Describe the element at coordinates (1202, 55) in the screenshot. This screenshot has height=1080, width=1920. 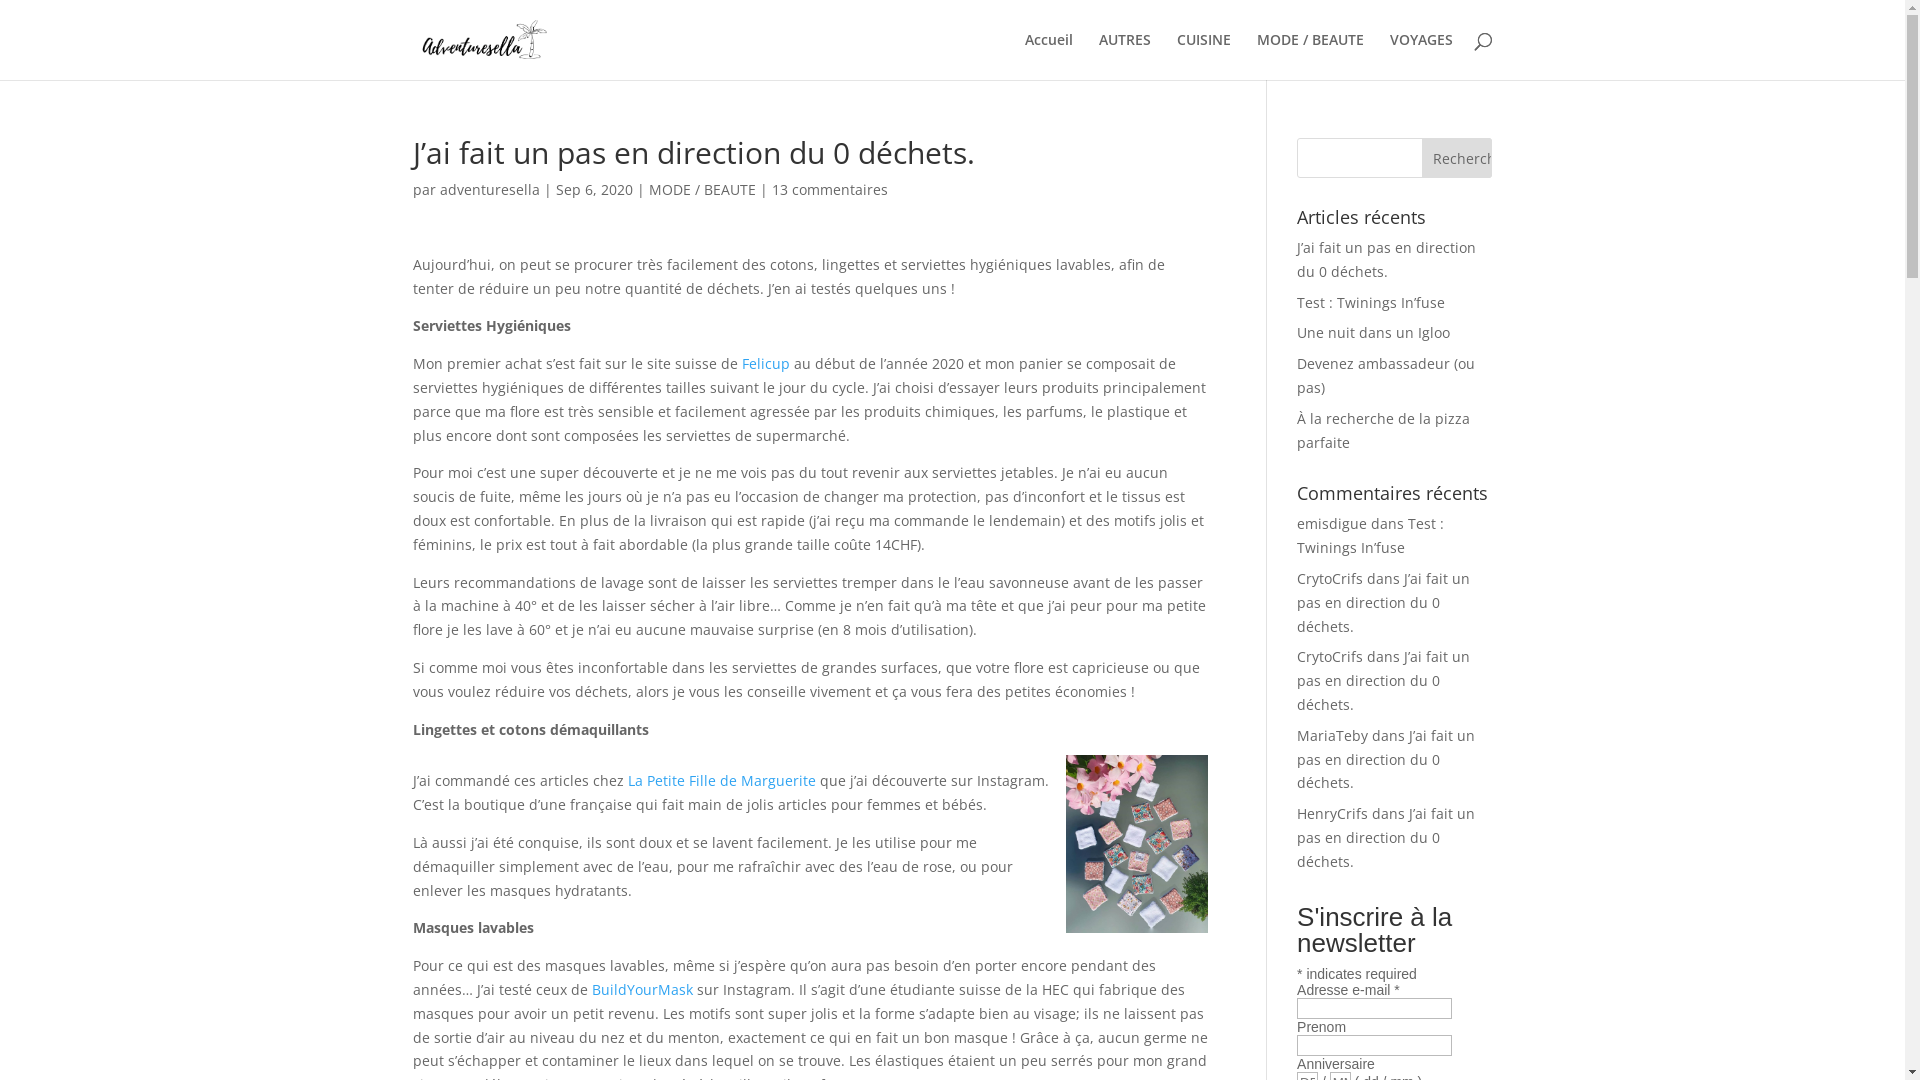
I see `'CUISINE'` at that location.